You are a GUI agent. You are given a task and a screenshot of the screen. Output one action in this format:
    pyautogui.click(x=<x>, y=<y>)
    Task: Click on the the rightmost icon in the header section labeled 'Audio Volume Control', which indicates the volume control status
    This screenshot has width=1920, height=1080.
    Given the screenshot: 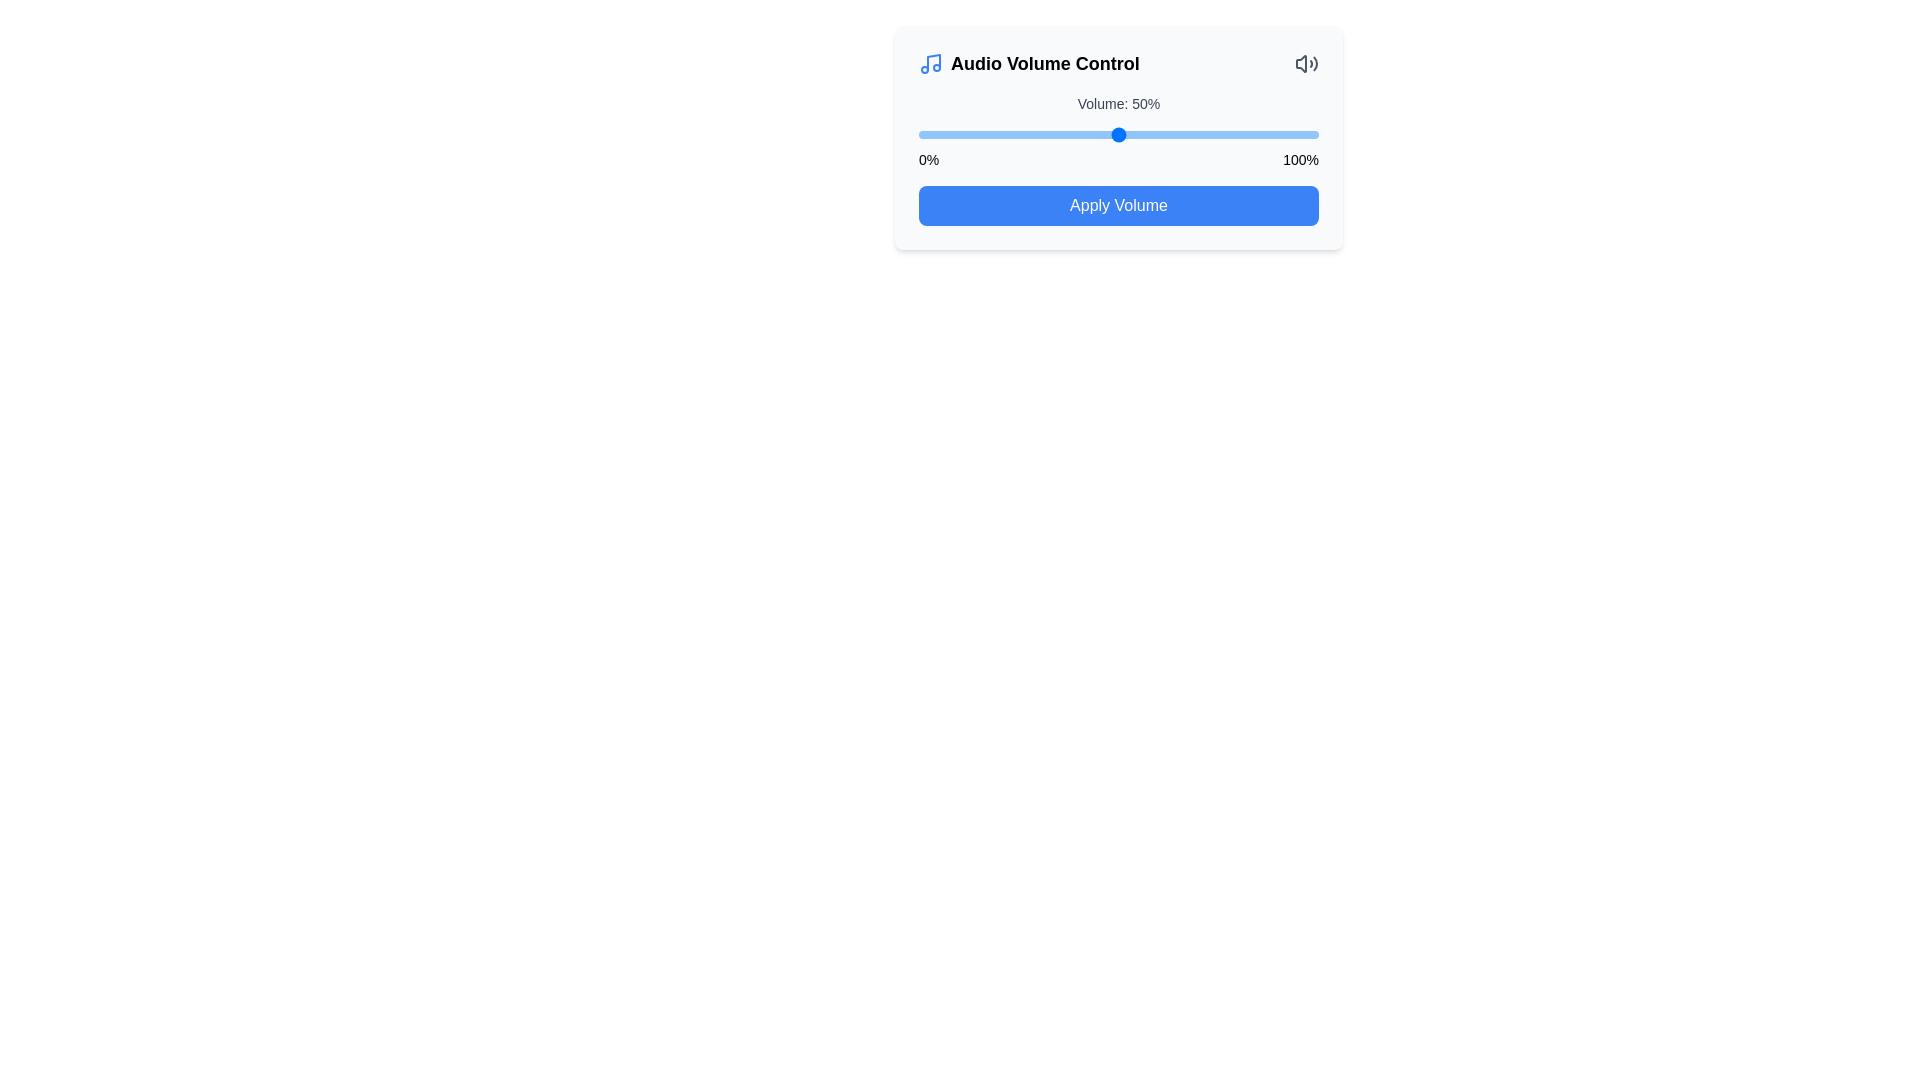 What is the action you would take?
    pyautogui.click(x=1306, y=63)
    